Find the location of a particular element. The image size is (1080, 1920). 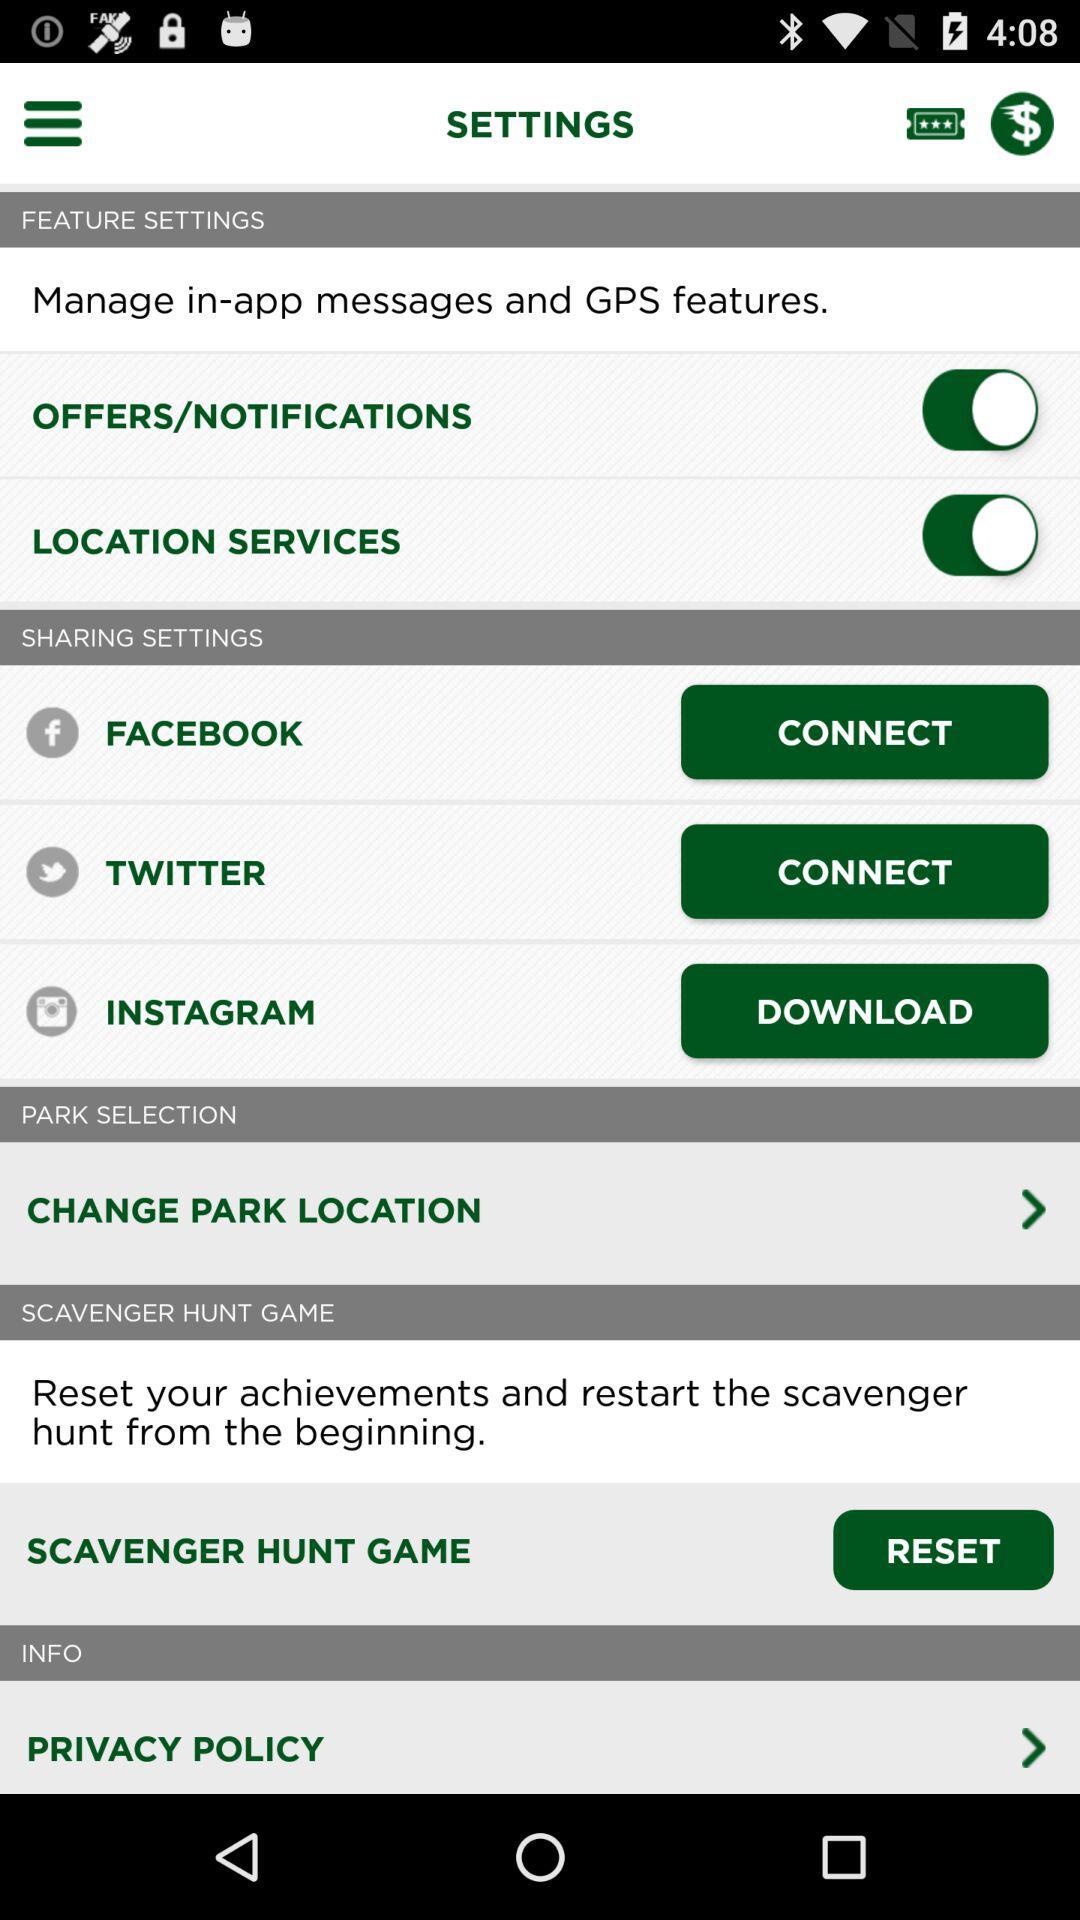

offers/notifications is located at coordinates (987, 414).